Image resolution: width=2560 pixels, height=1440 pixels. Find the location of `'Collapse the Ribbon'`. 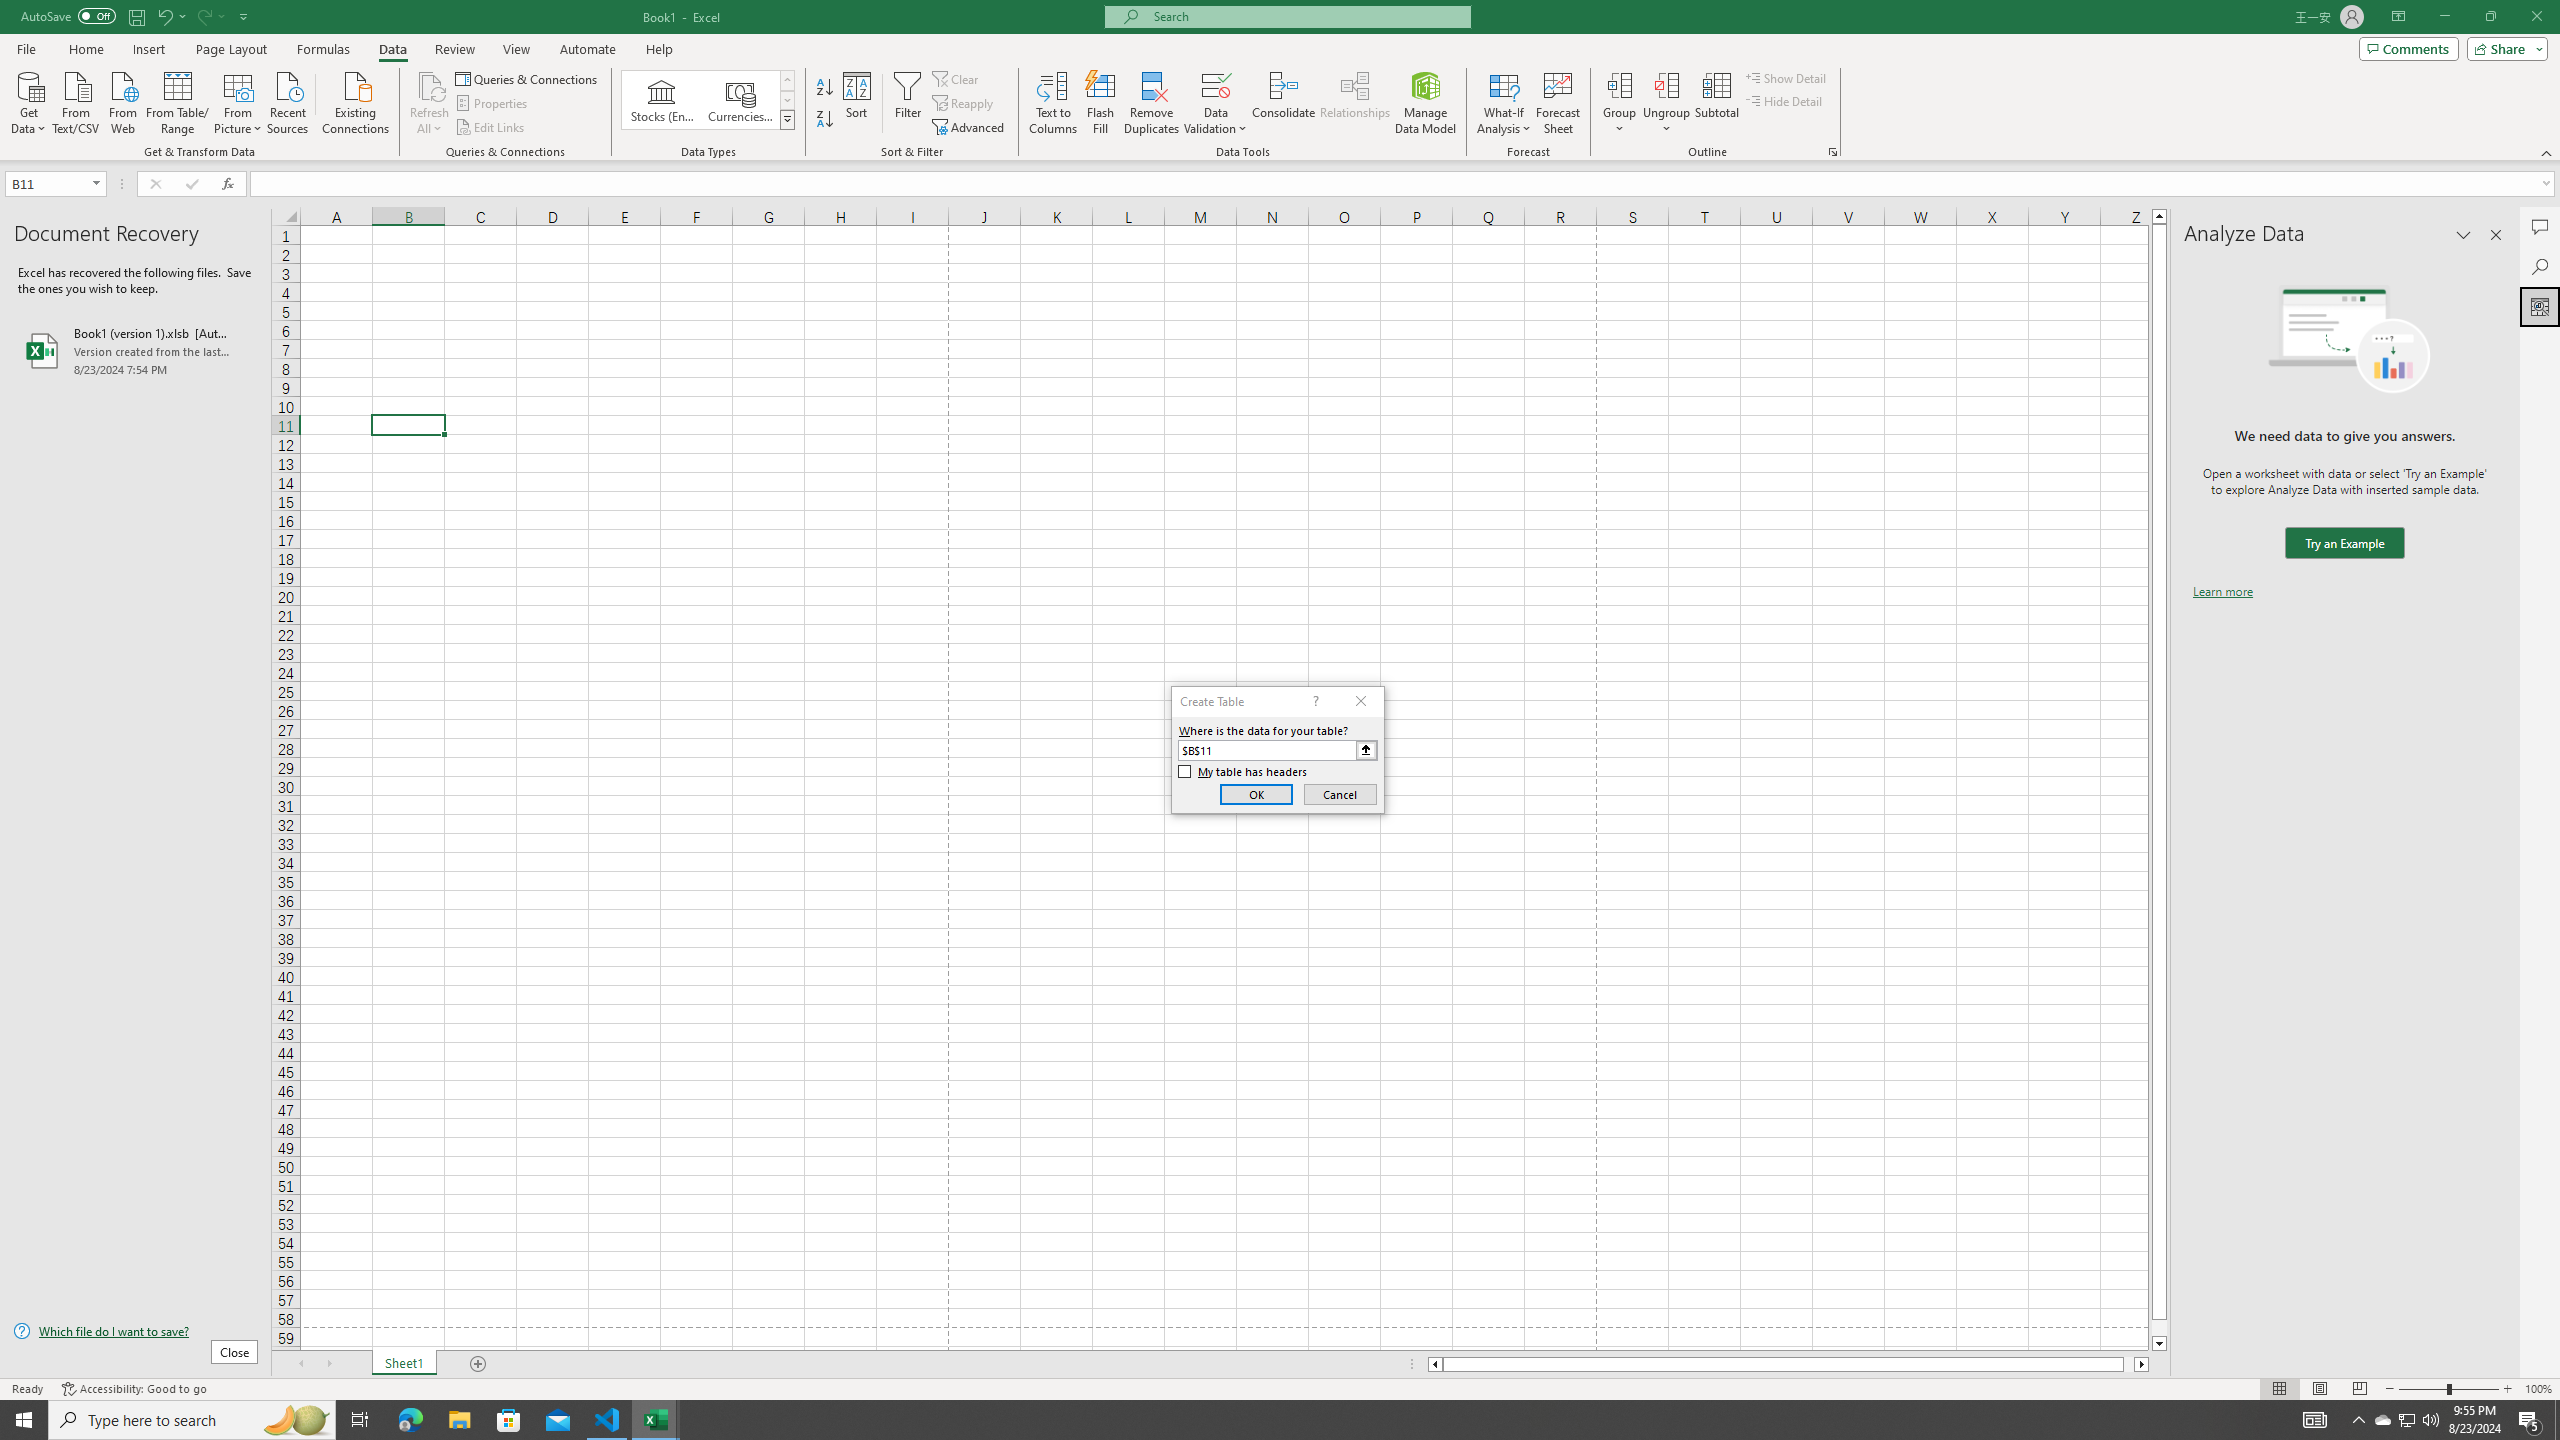

'Collapse the Ribbon' is located at coordinates (2547, 153).